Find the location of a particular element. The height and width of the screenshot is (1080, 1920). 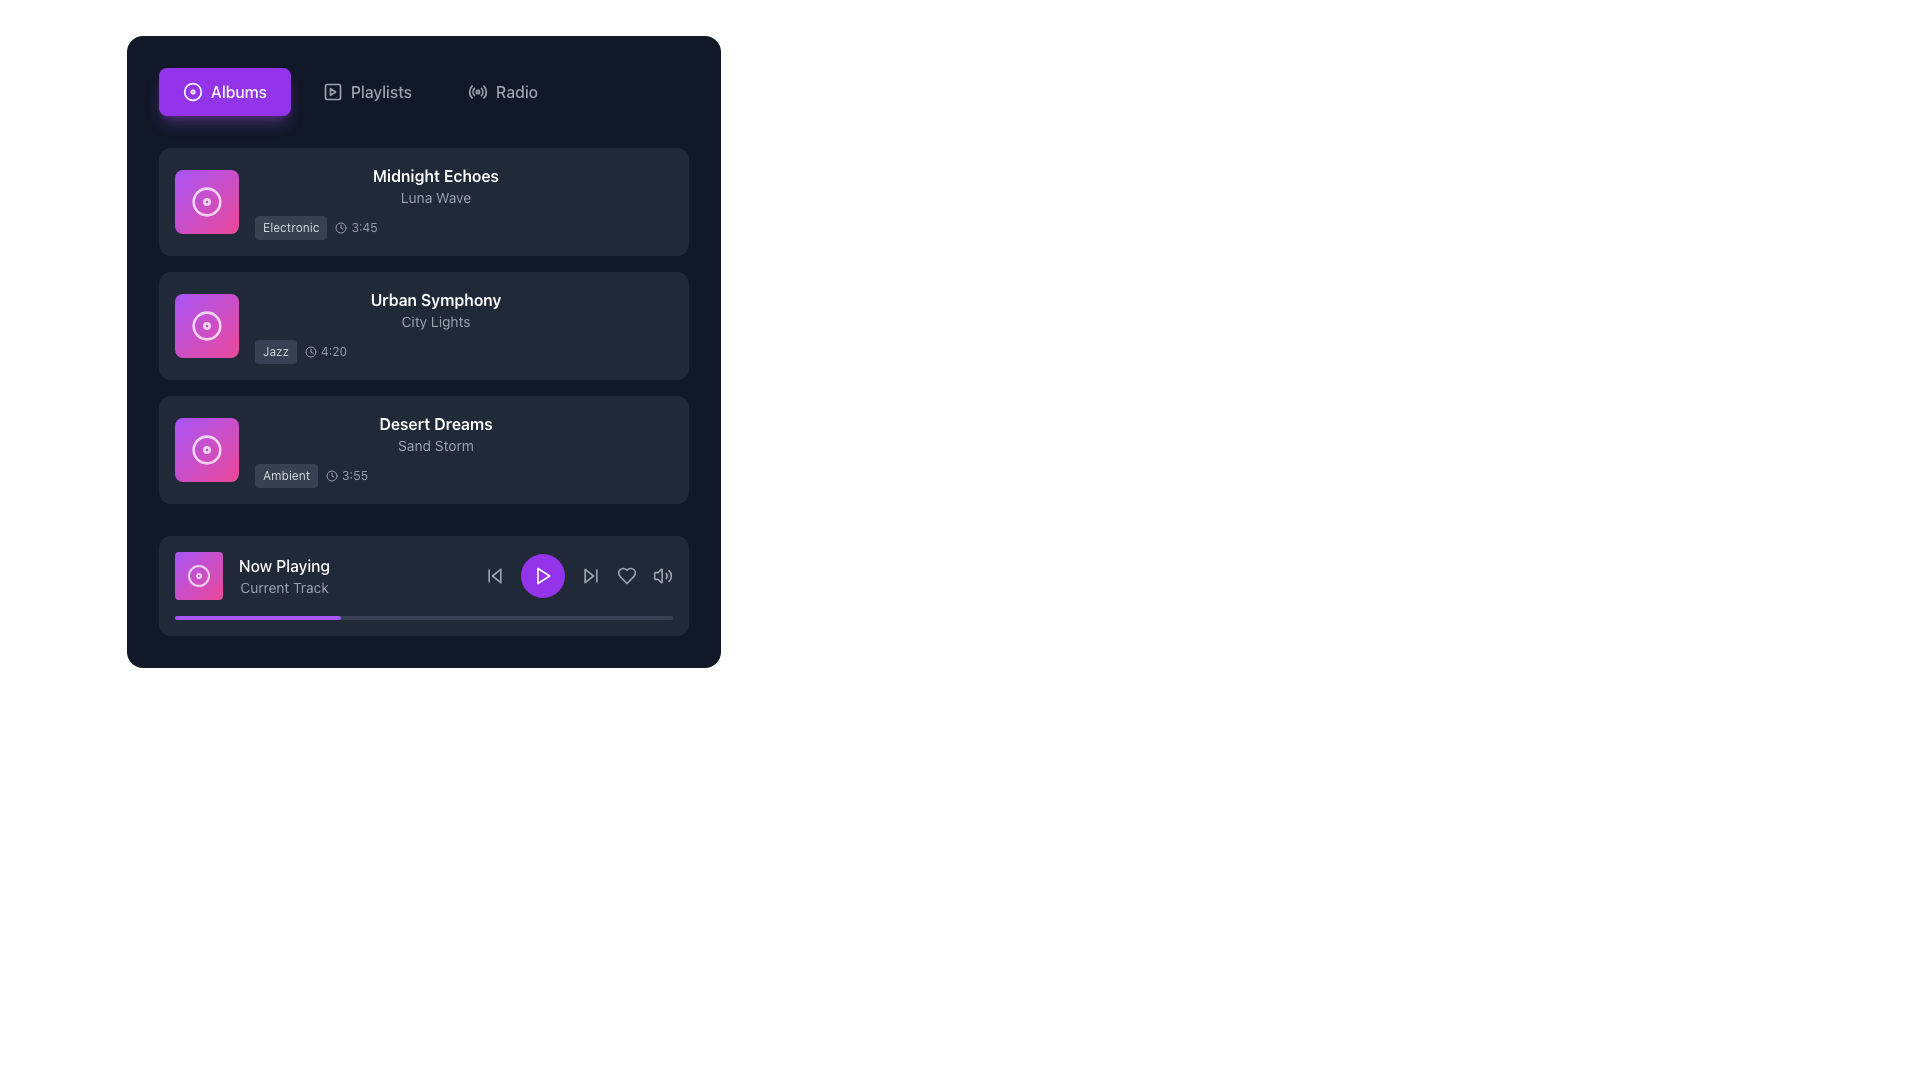

the play button, which is represented by a triangular play icon located is located at coordinates (542, 575).